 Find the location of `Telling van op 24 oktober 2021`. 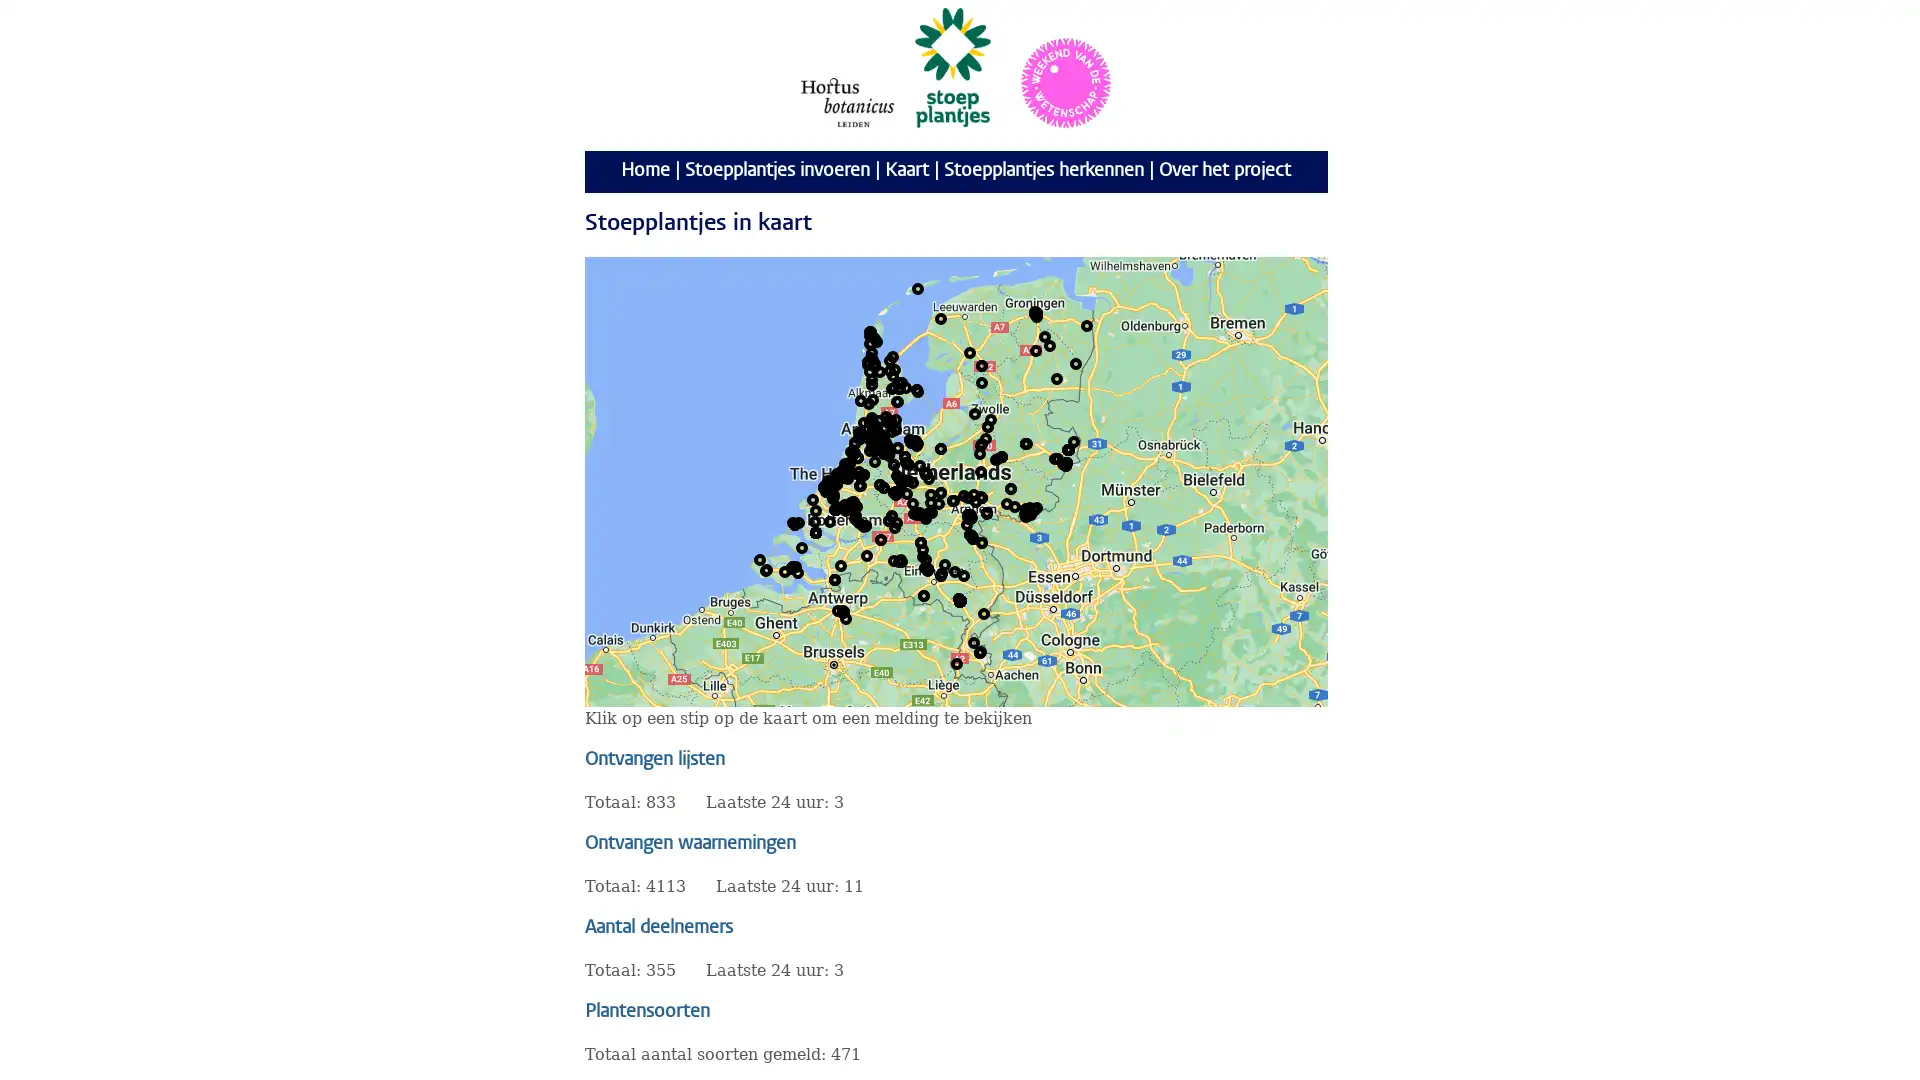

Telling van op 24 oktober 2021 is located at coordinates (919, 465).